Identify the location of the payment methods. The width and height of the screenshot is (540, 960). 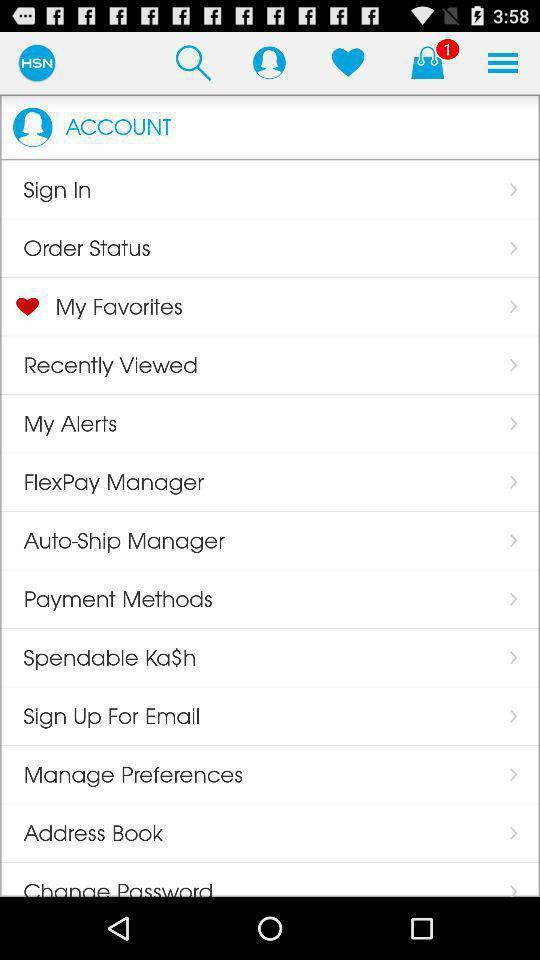
(106, 599).